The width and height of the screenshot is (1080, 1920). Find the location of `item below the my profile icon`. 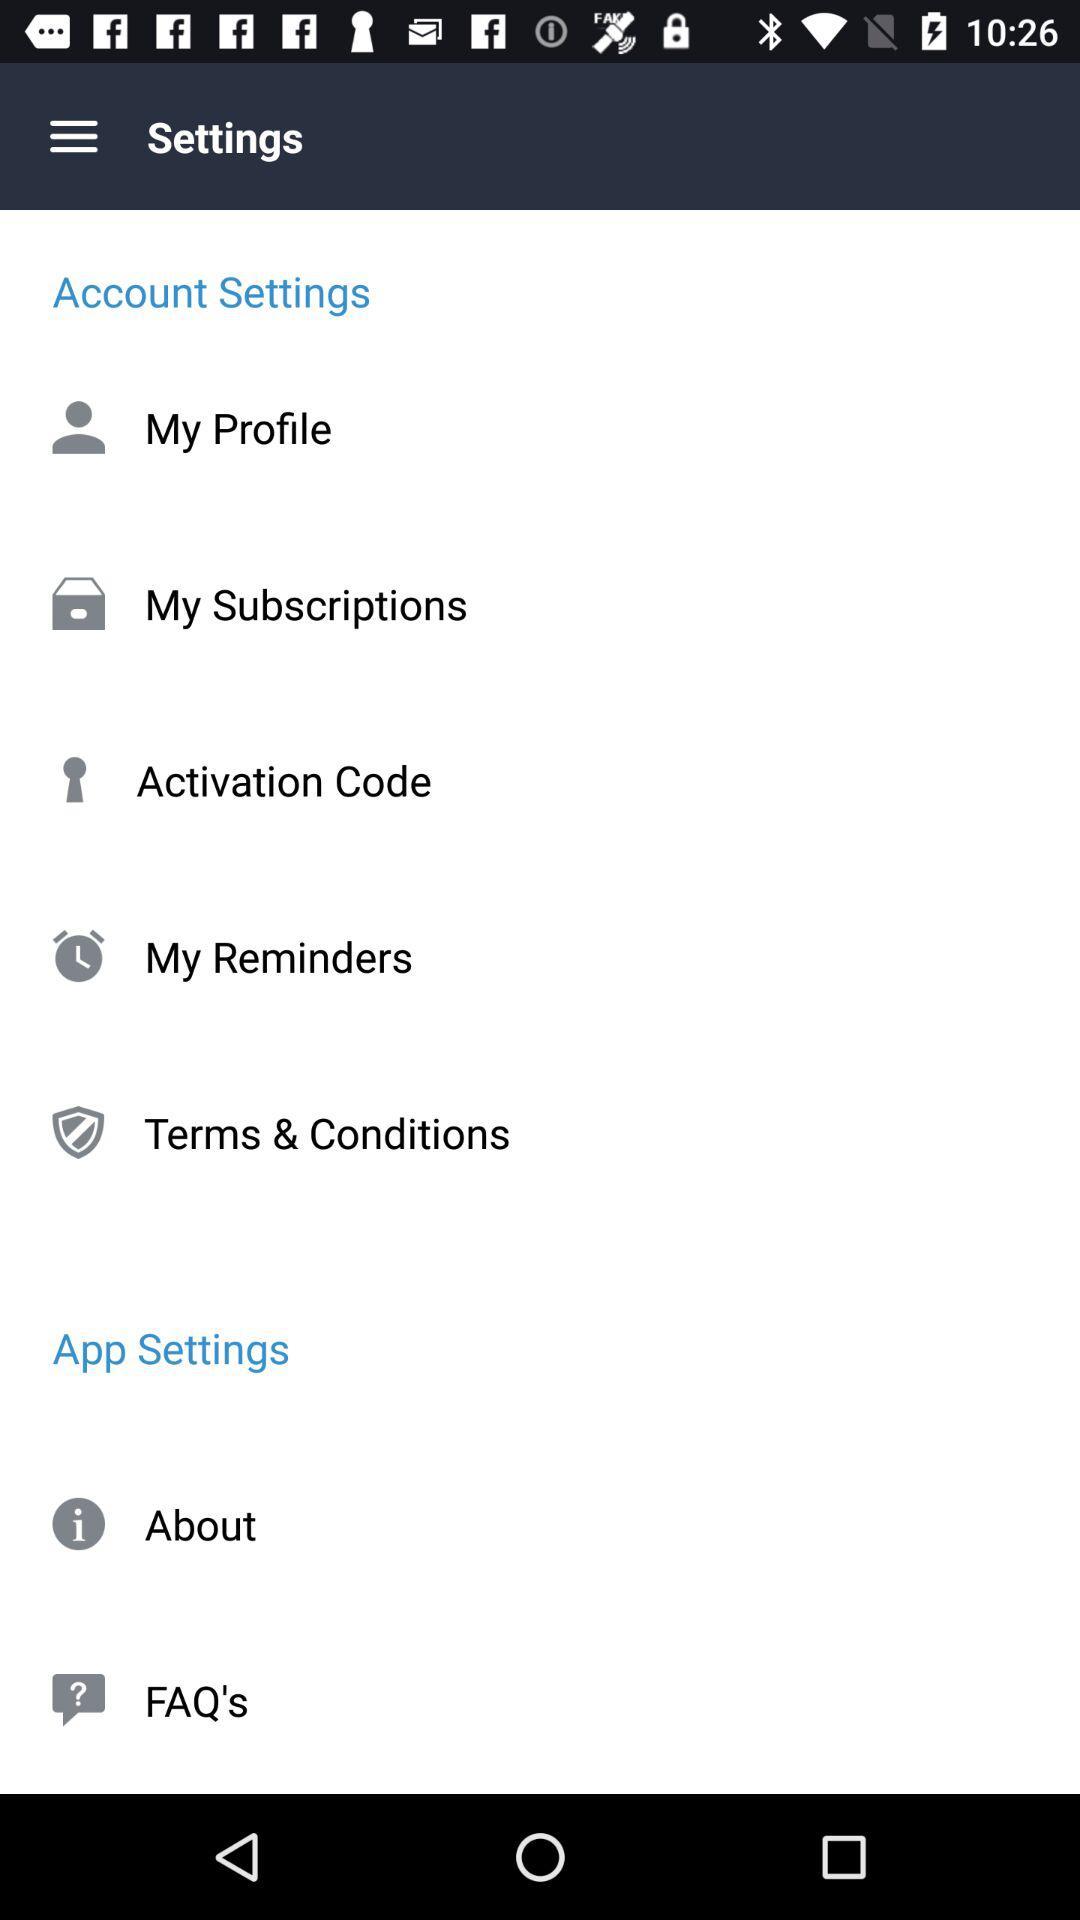

item below the my profile icon is located at coordinates (540, 602).